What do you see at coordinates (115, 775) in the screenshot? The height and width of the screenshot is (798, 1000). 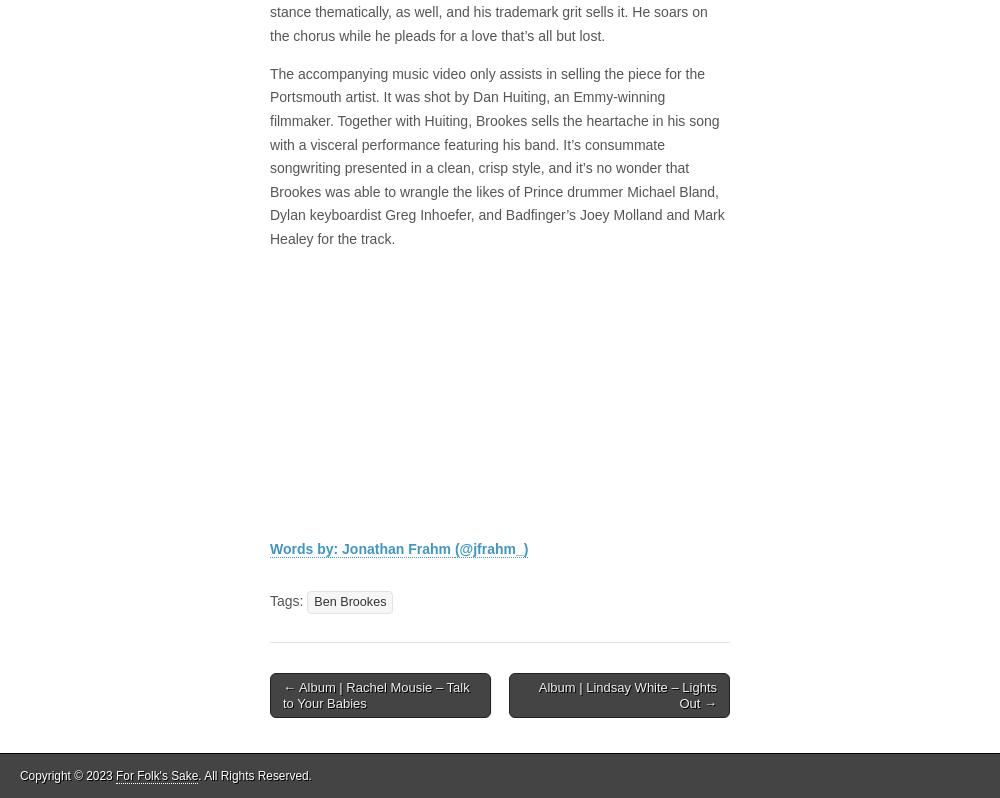 I see `'For Folk's Sake'` at bounding box center [115, 775].